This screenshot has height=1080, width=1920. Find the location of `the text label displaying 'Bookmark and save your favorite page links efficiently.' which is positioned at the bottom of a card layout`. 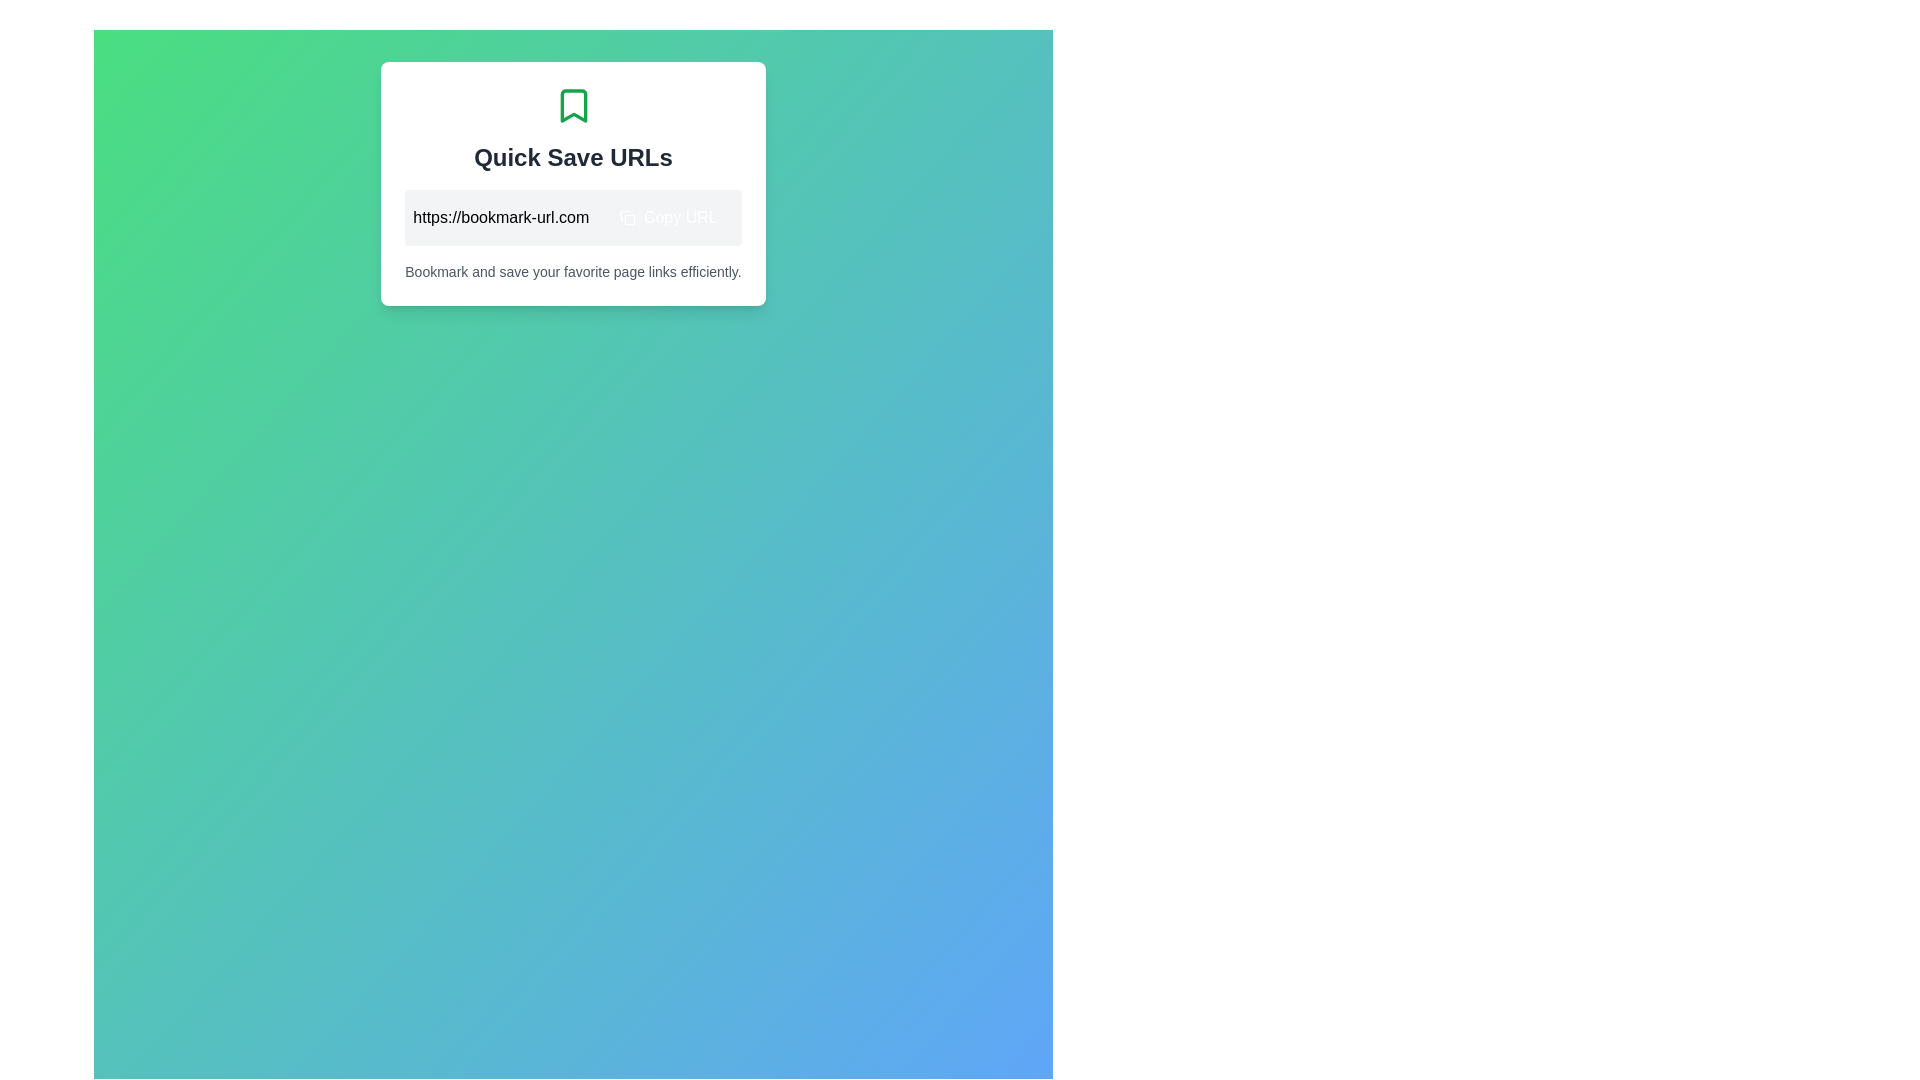

the text label displaying 'Bookmark and save your favorite page links efficiently.' which is positioned at the bottom of a card layout is located at coordinates (572, 272).